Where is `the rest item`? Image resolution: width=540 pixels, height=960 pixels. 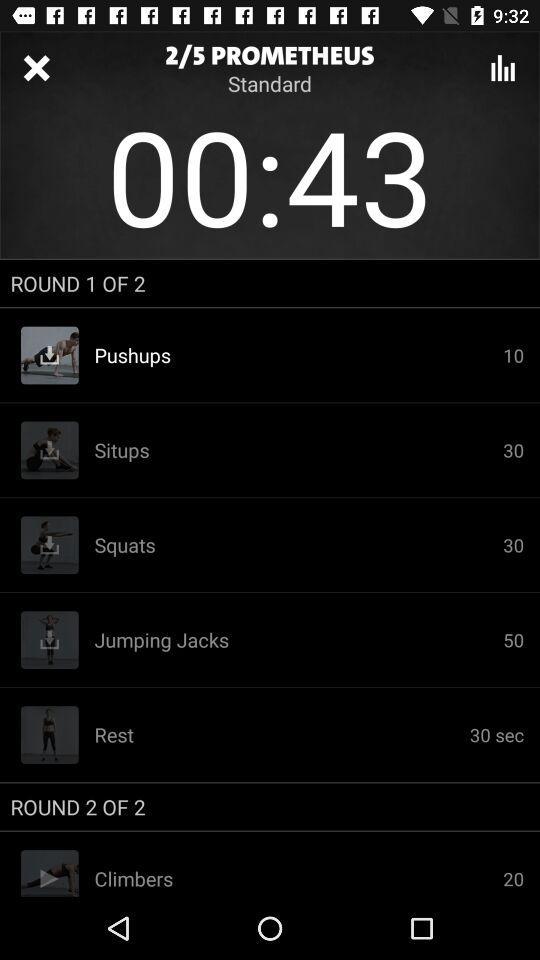 the rest item is located at coordinates (281, 733).